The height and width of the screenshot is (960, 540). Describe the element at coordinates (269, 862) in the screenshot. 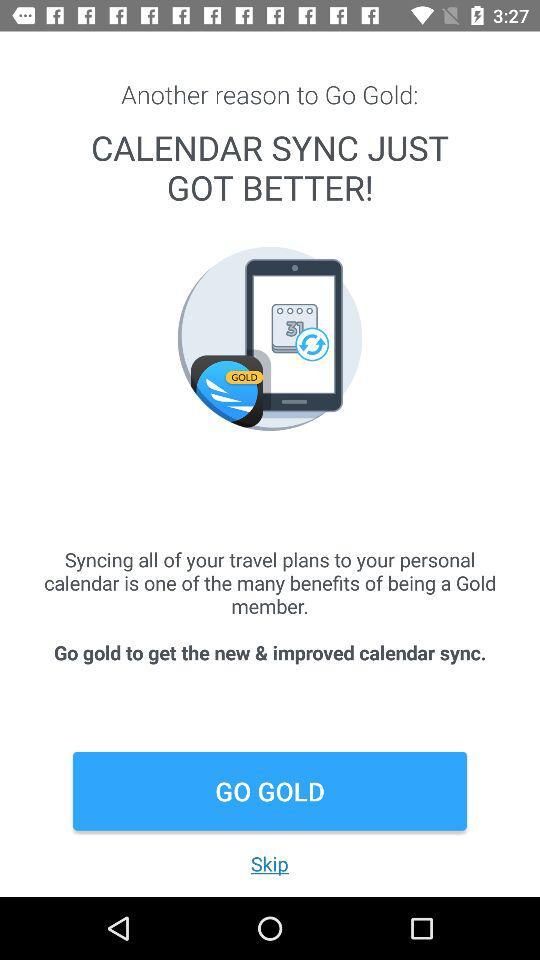

I see `item below go gold` at that location.